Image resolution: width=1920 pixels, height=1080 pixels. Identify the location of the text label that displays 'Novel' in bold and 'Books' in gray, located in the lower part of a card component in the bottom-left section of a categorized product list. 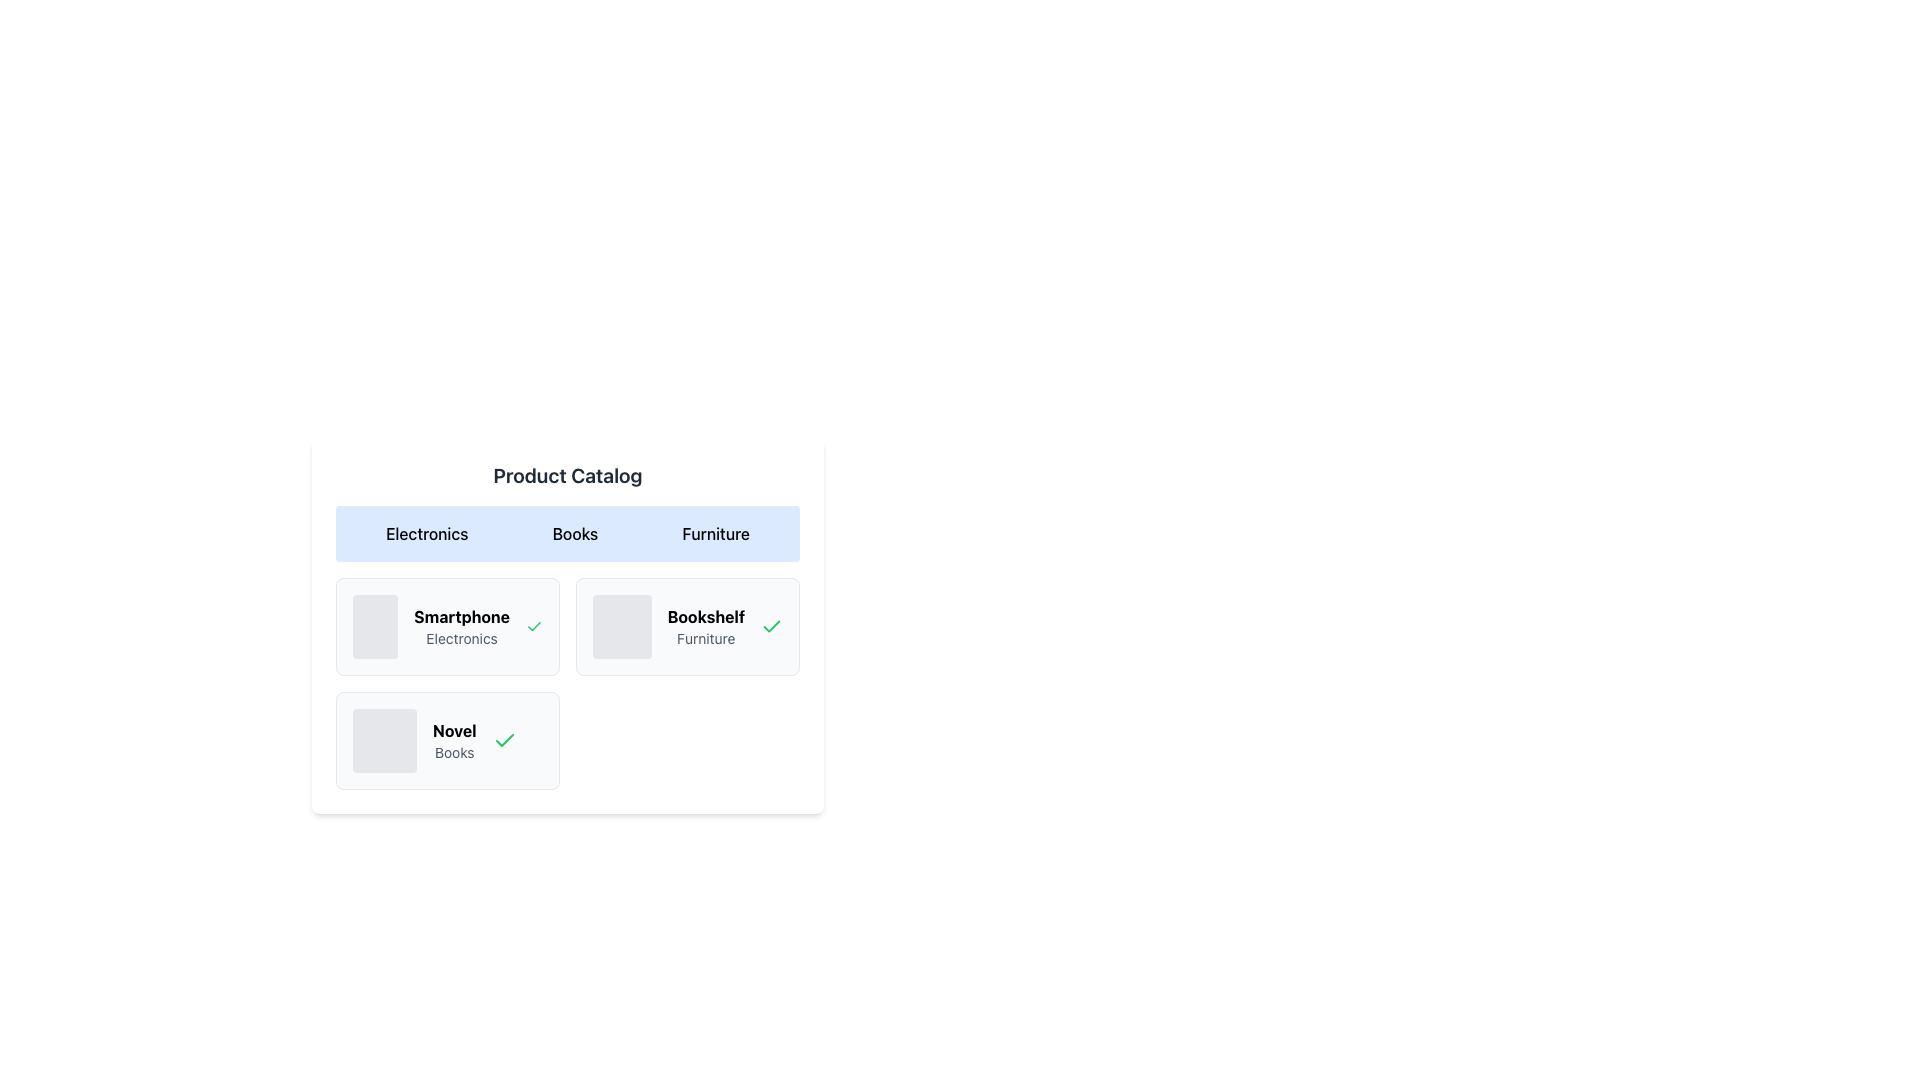
(453, 740).